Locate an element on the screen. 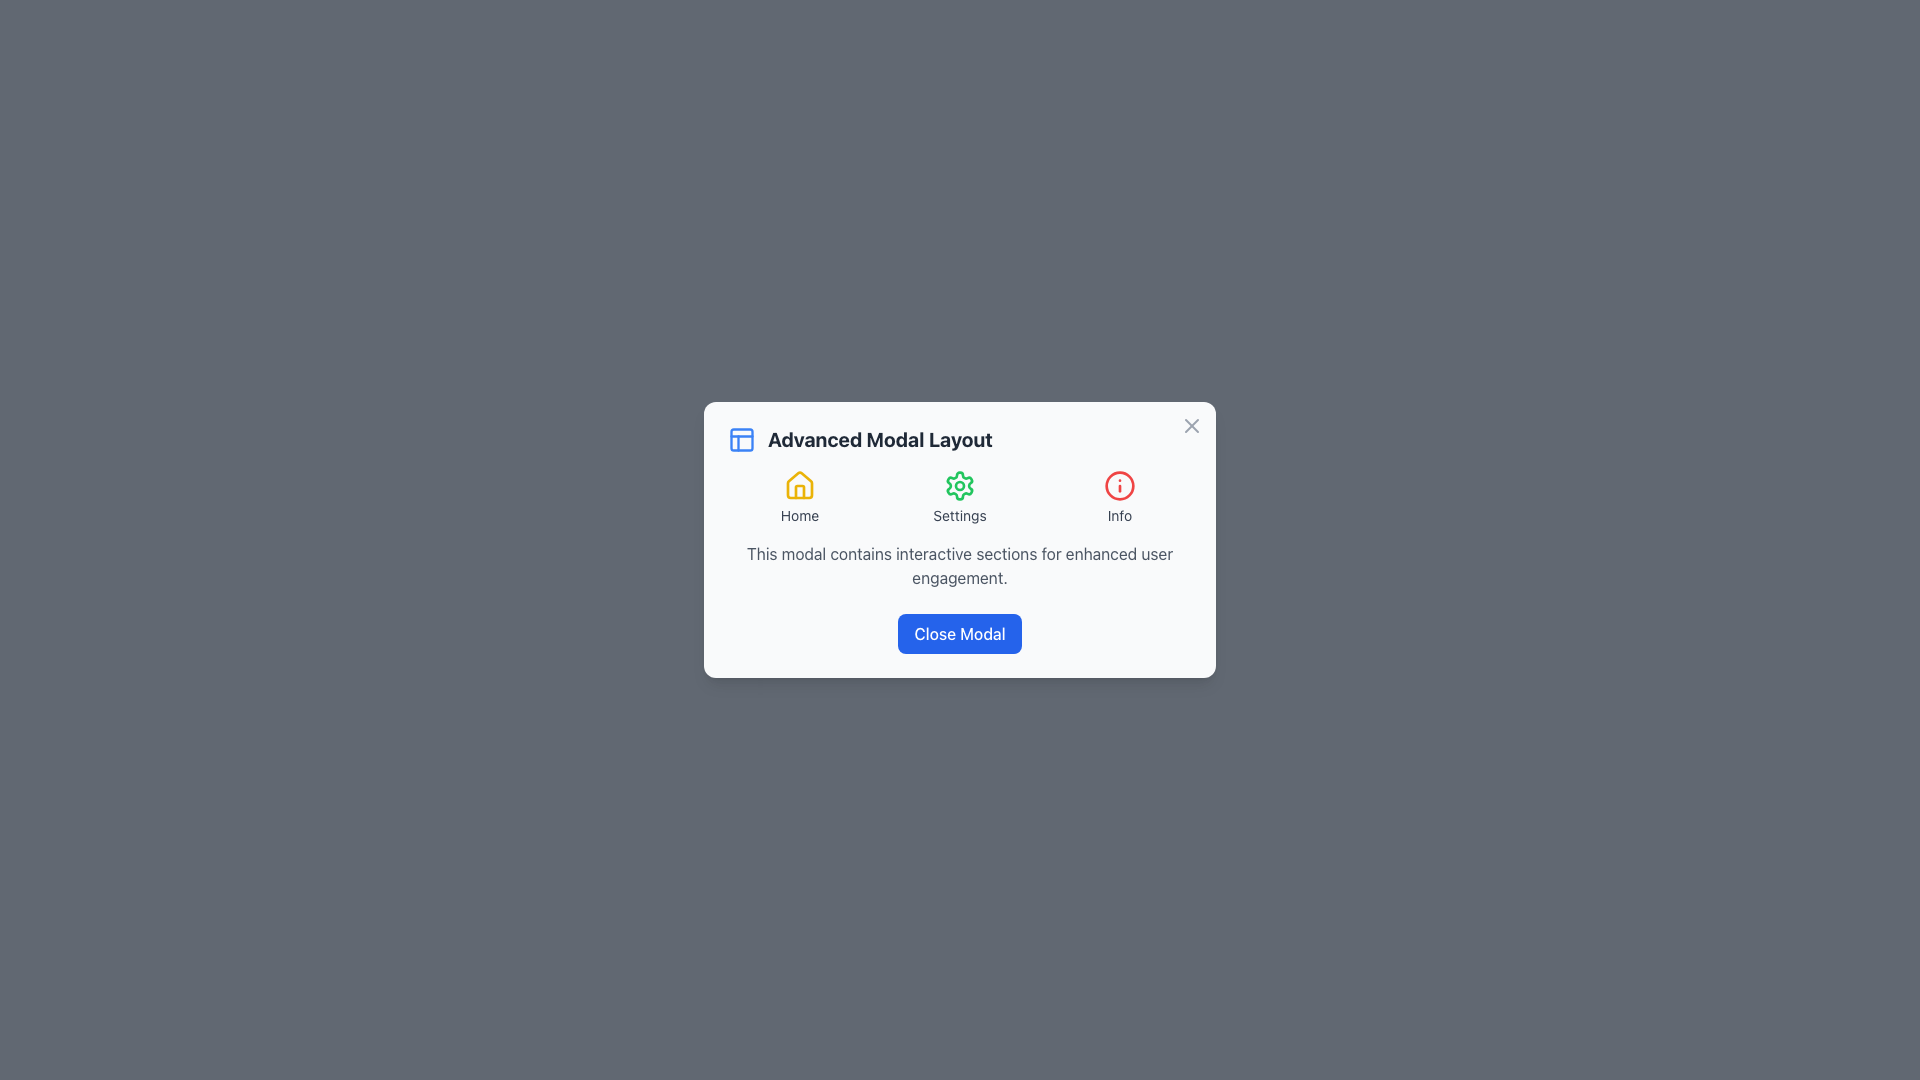 This screenshot has height=1080, width=1920. the vertical rectangle shape resembling a door or window in the house-shaped icon, which is located near the center-bottom area aligned with the 'Home' label is located at coordinates (800, 492).